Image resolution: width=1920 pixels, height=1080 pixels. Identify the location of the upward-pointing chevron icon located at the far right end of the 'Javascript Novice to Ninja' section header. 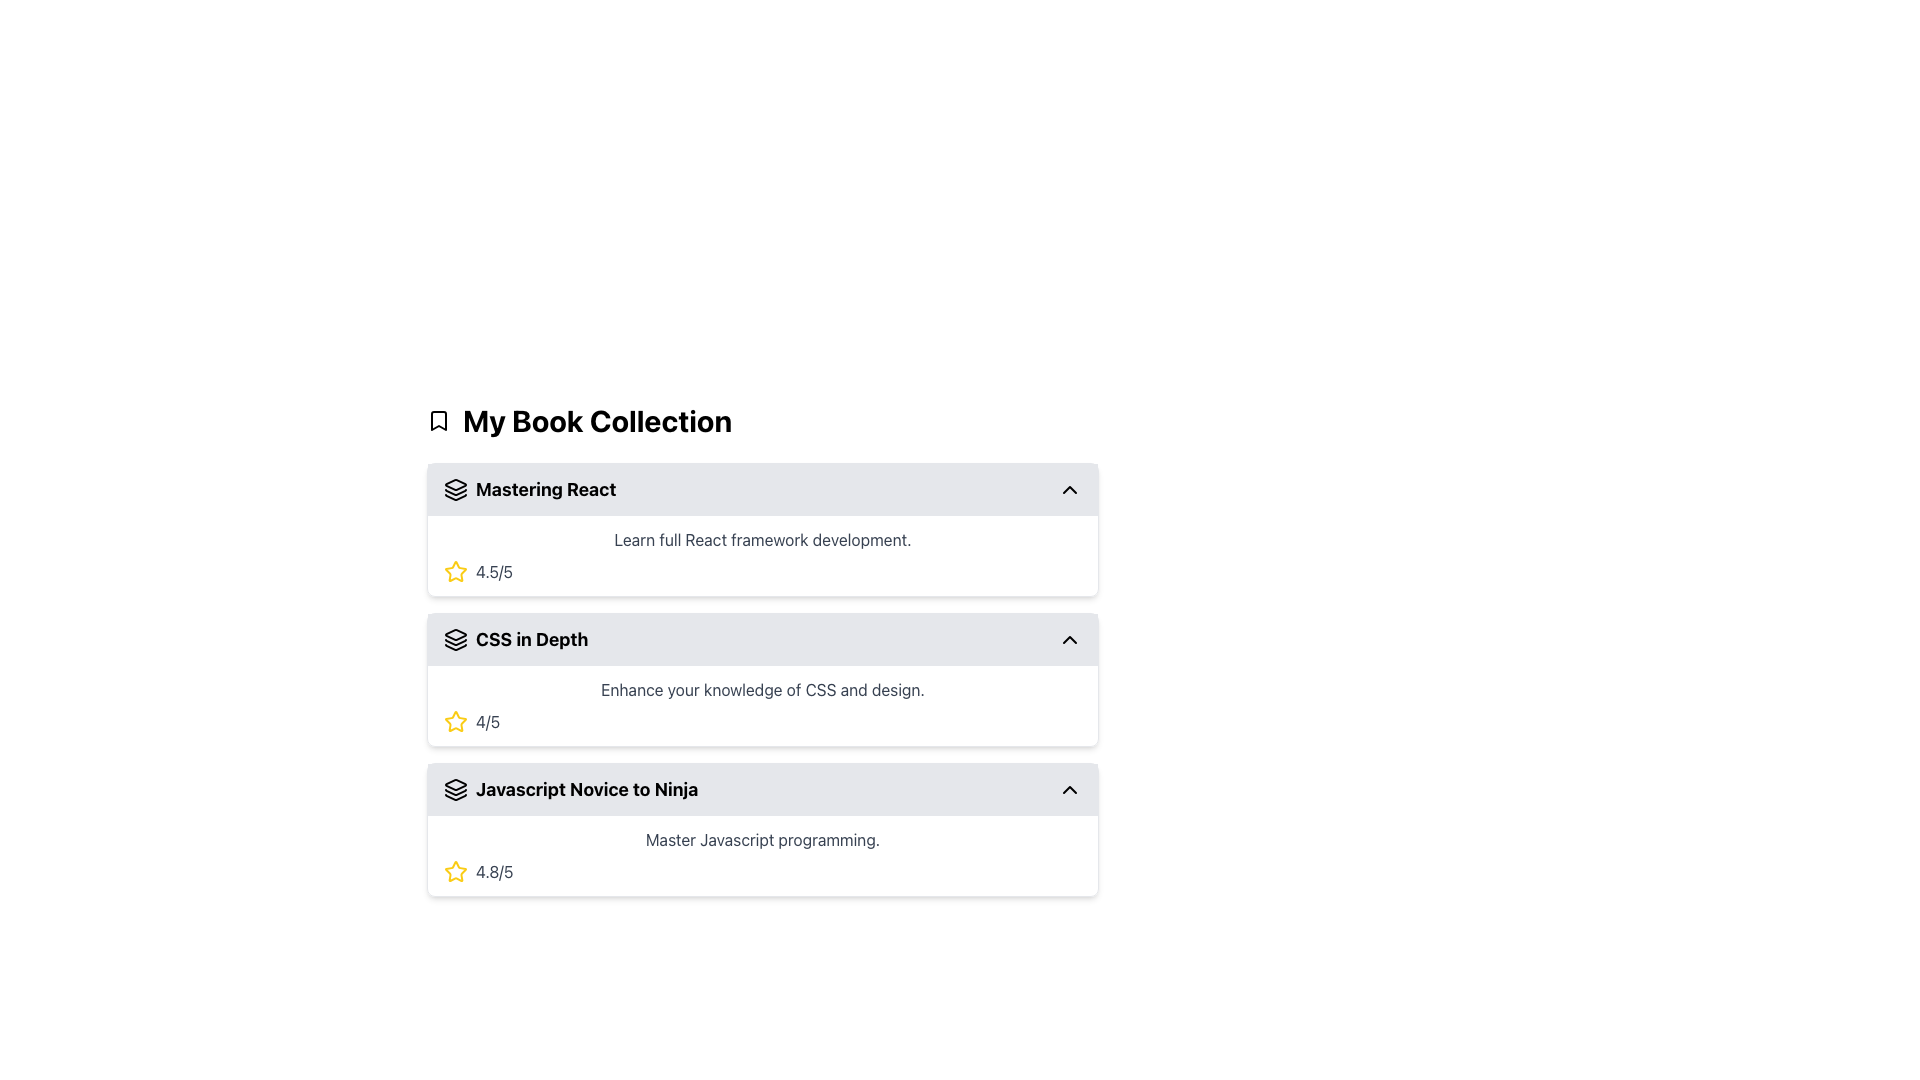
(1069, 789).